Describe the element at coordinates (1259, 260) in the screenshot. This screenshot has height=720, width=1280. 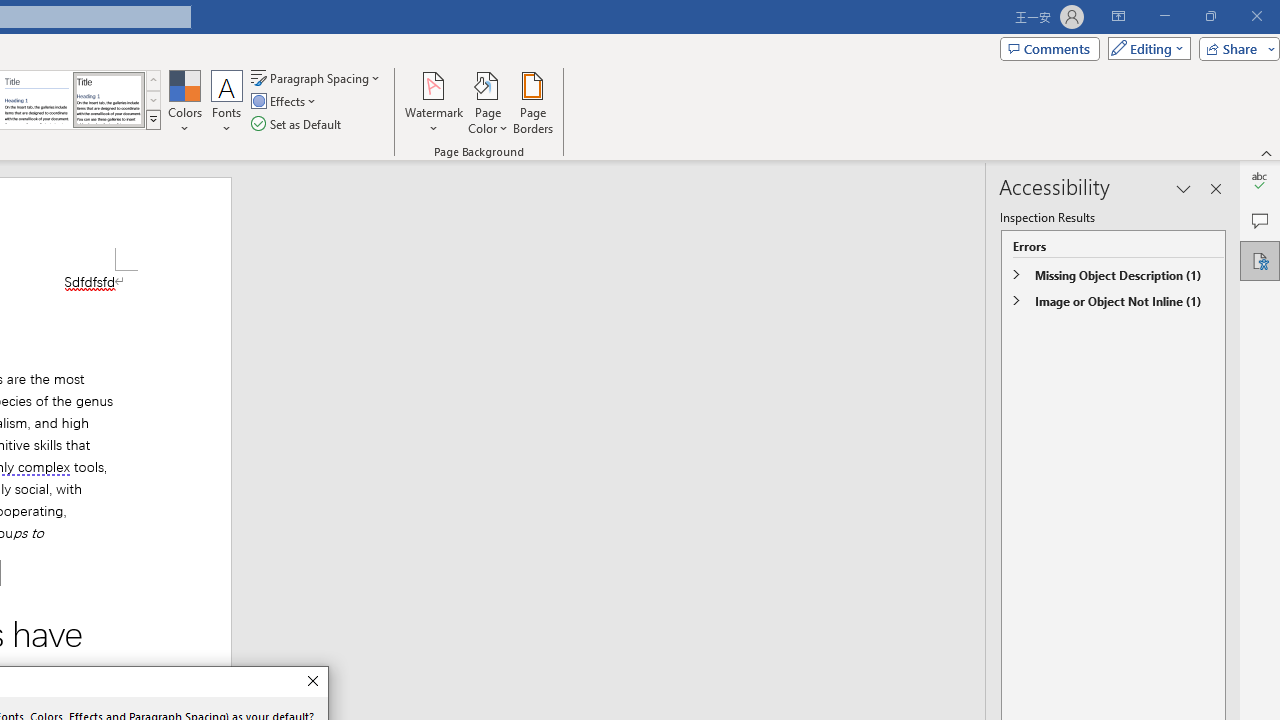
I see `'Accessibility'` at that location.